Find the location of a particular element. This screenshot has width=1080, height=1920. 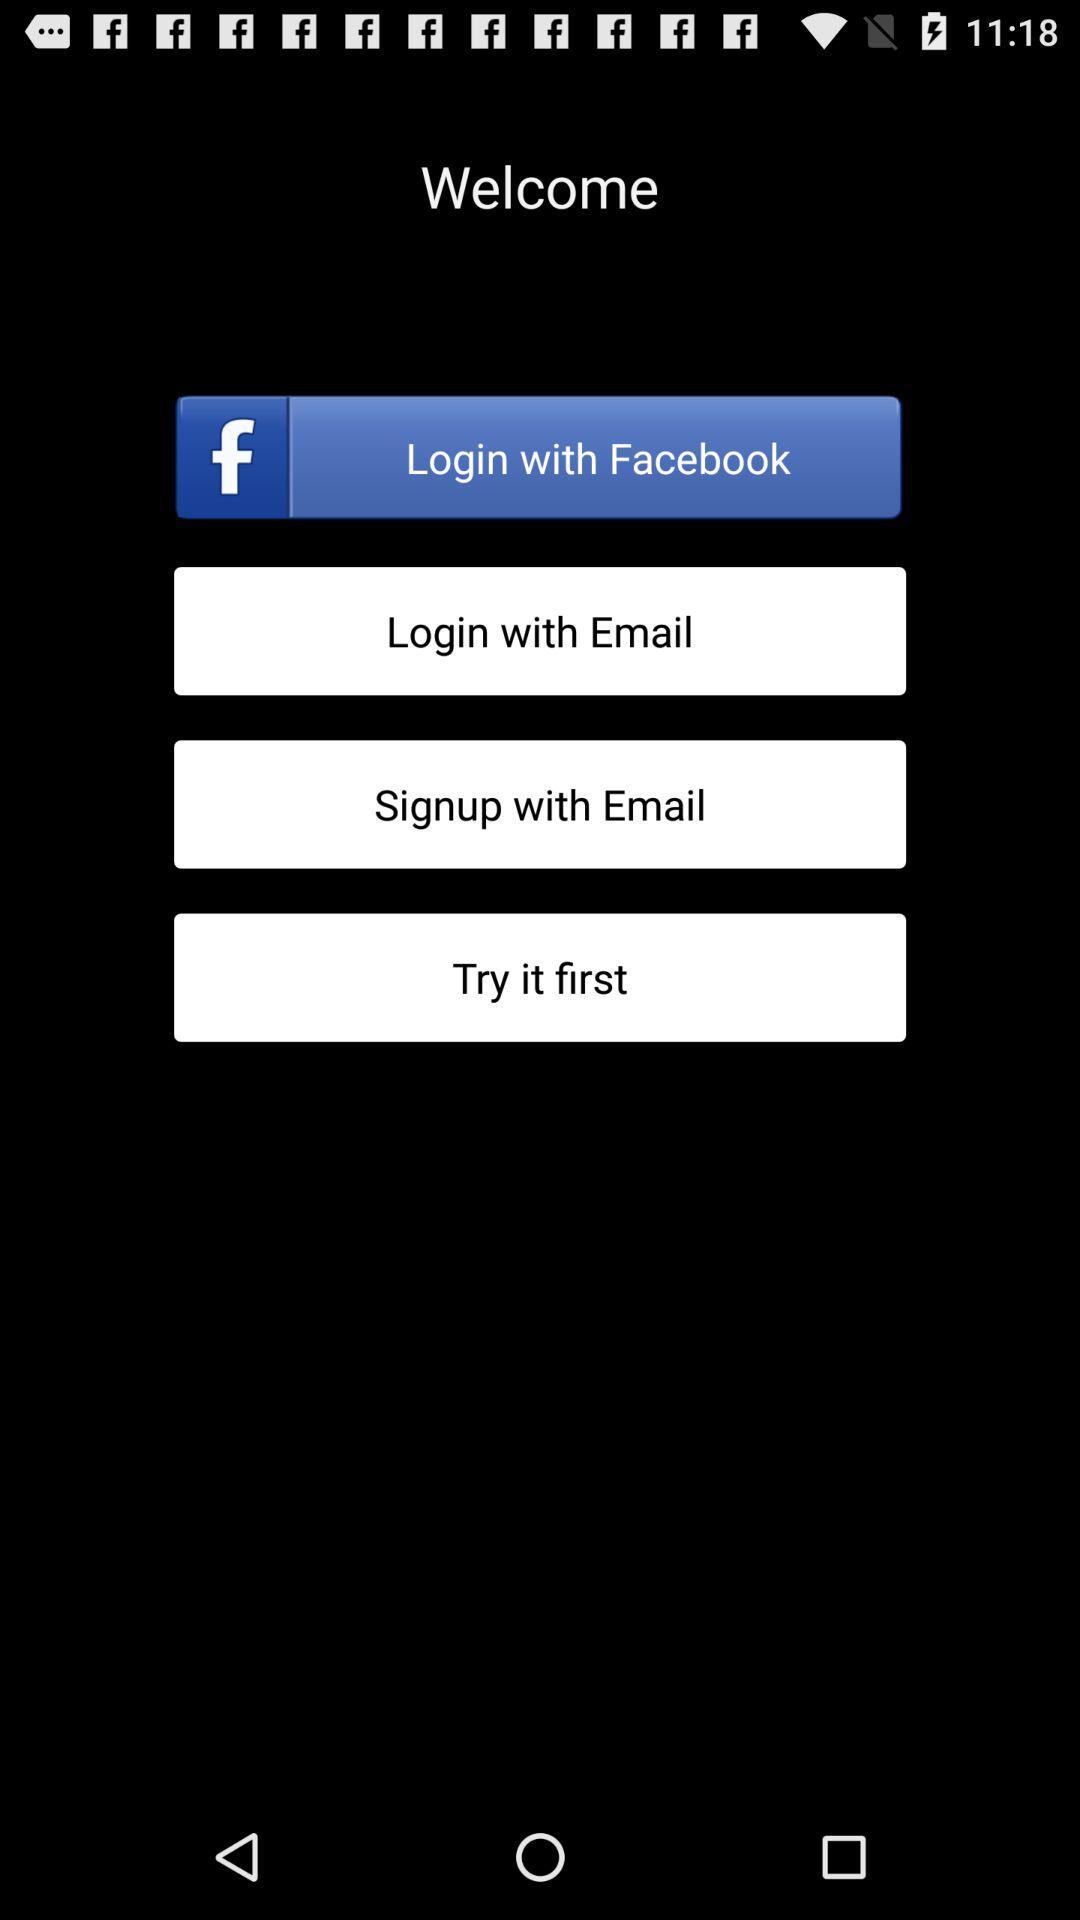

login is located at coordinates (540, 630).